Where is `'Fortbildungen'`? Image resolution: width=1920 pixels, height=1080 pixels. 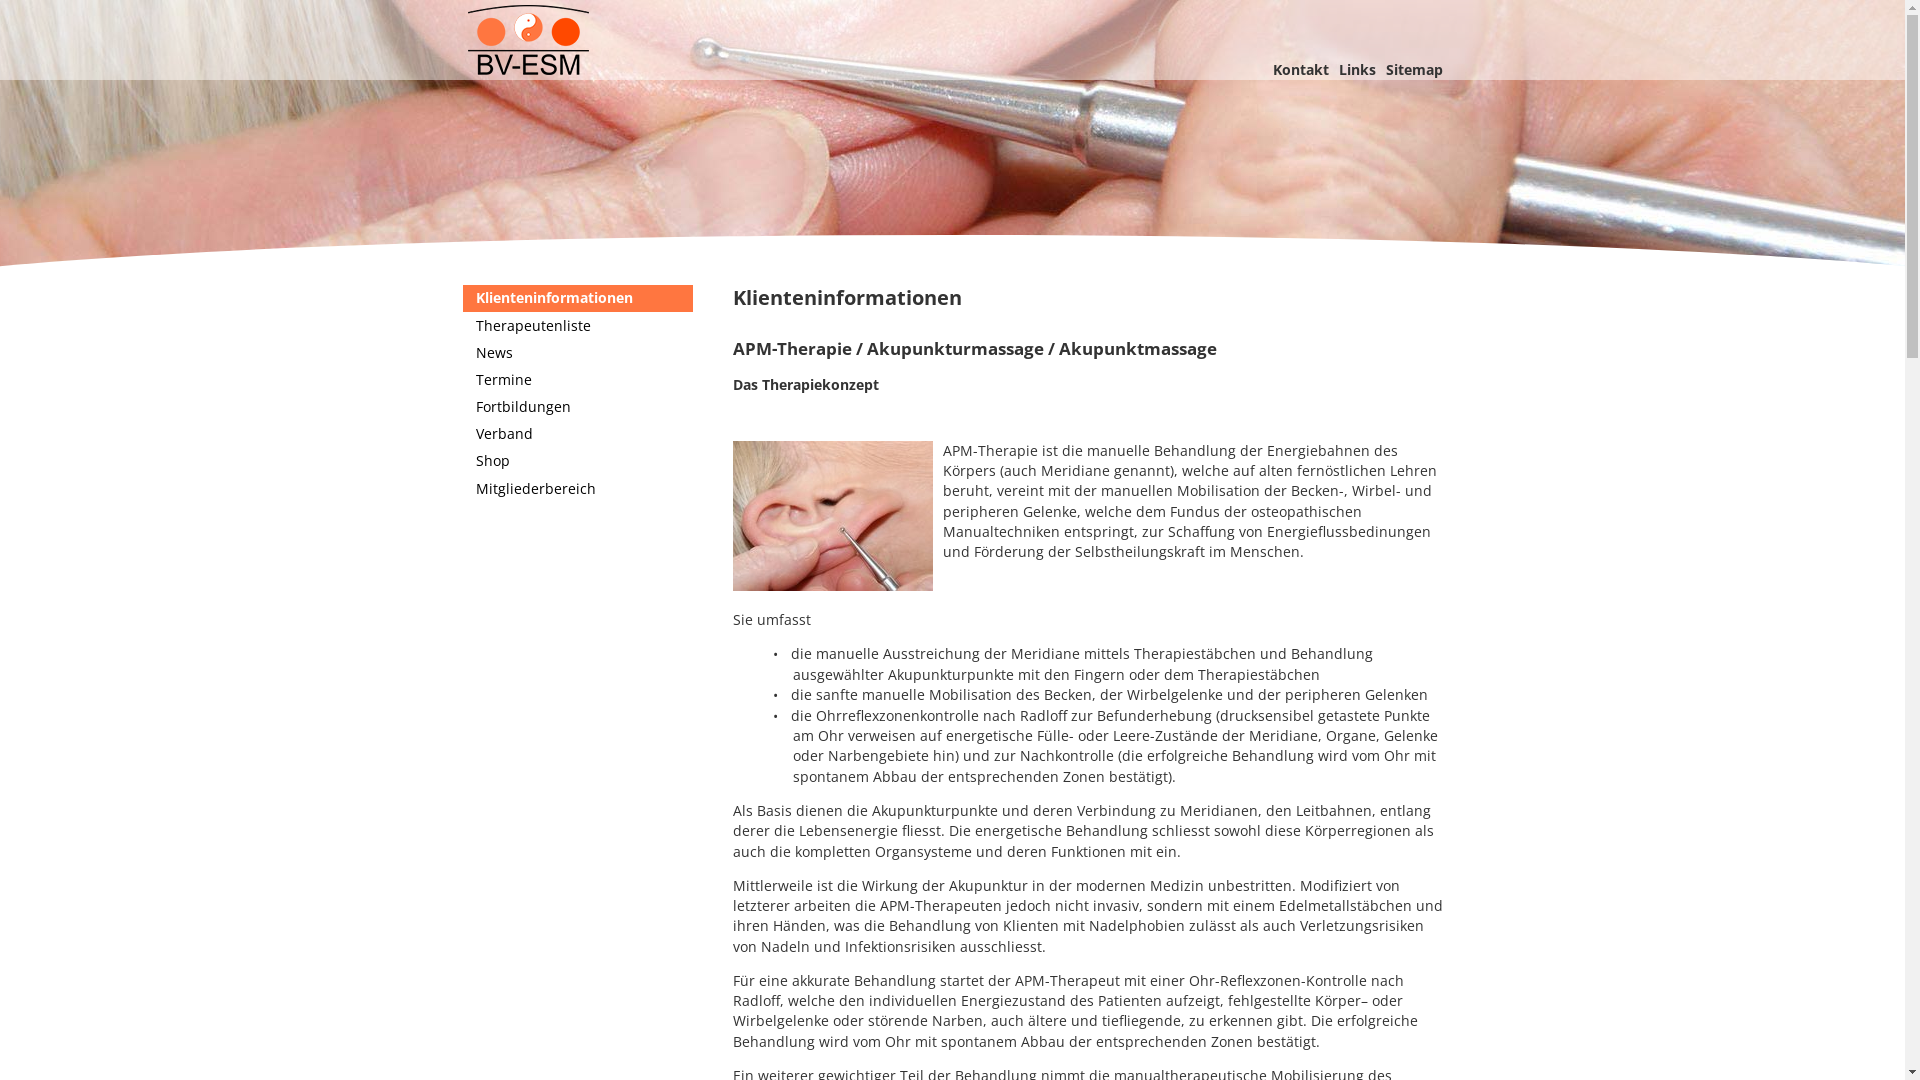
'Fortbildungen' is located at coordinates (460, 406).